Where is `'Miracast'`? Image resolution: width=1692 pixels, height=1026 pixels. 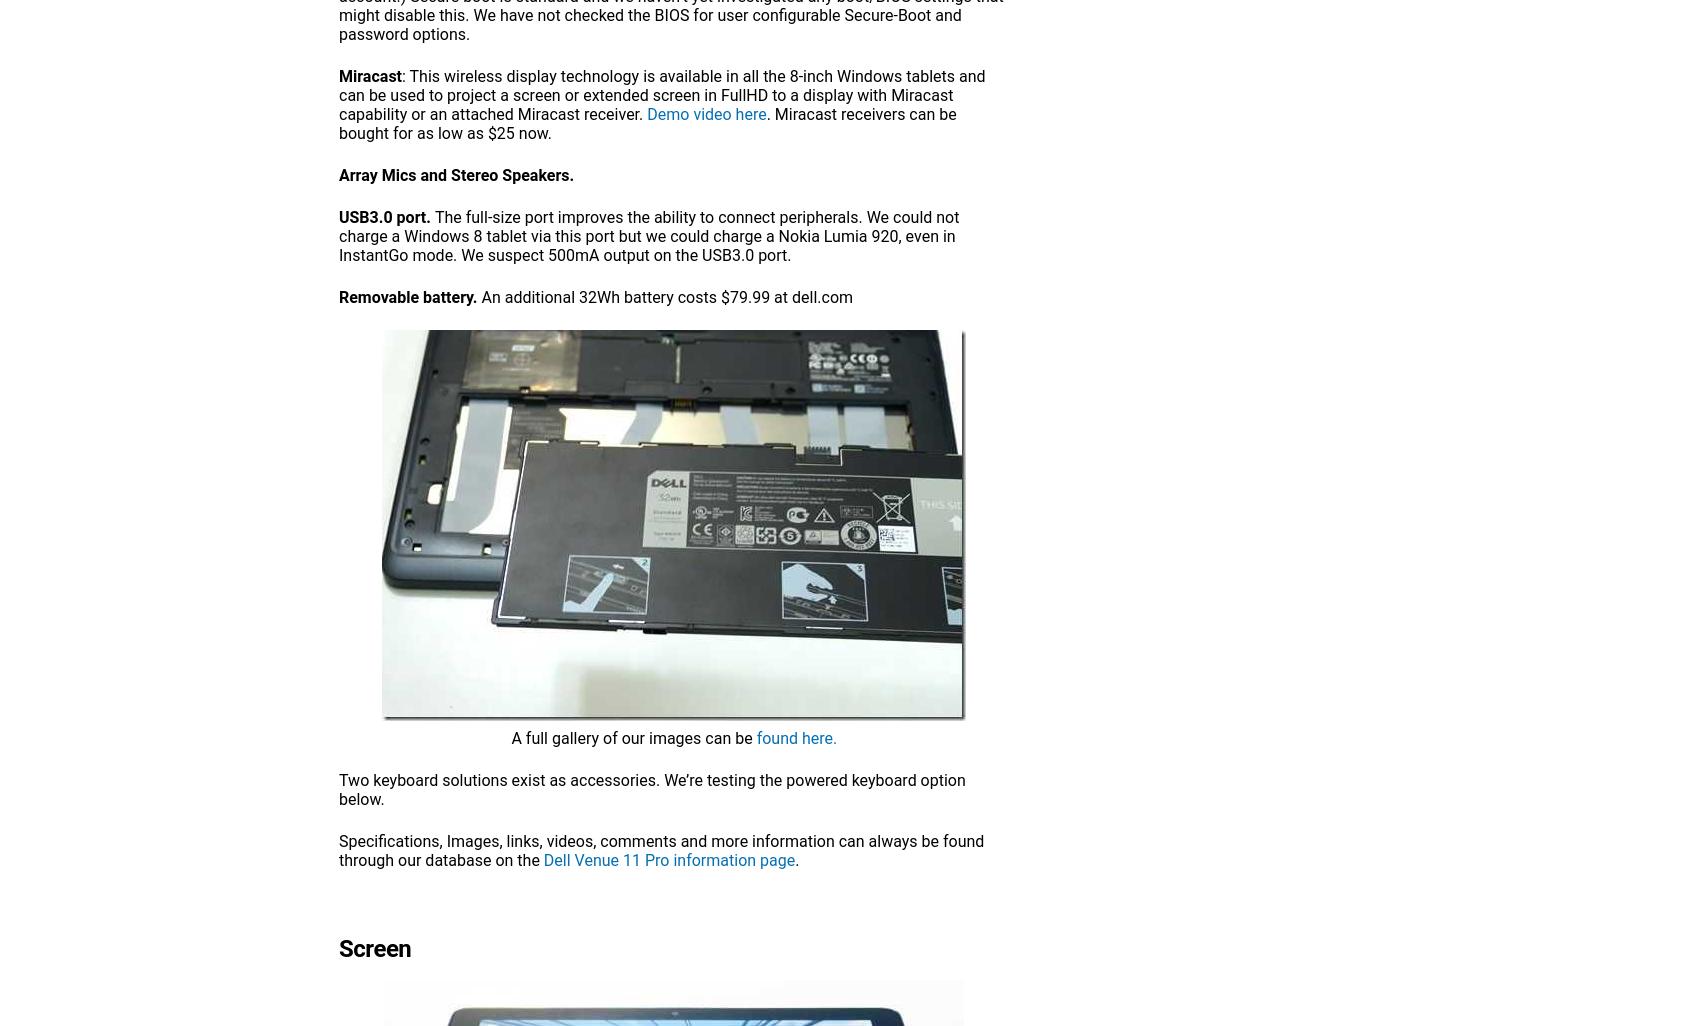
'Miracast' is located at coordinates (338, 75).